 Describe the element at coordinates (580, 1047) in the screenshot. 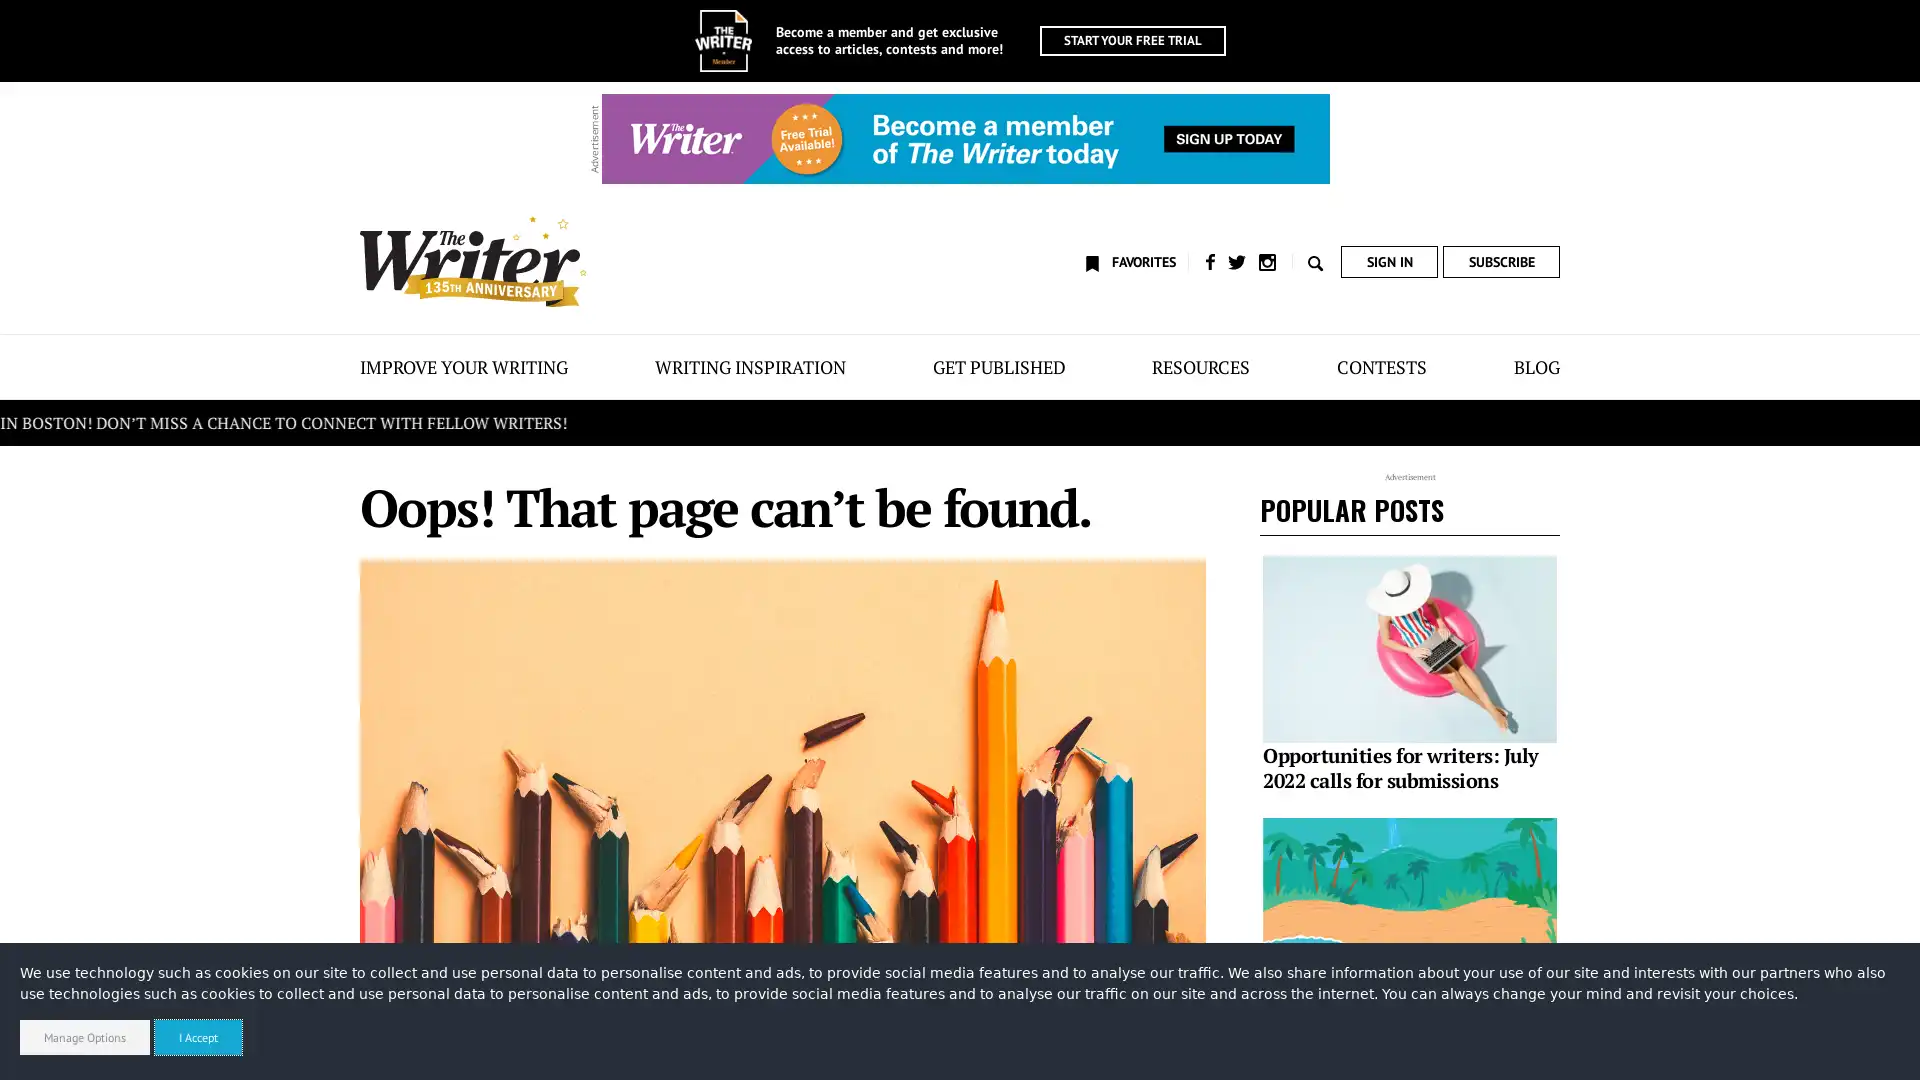

I see `Search` at that location.